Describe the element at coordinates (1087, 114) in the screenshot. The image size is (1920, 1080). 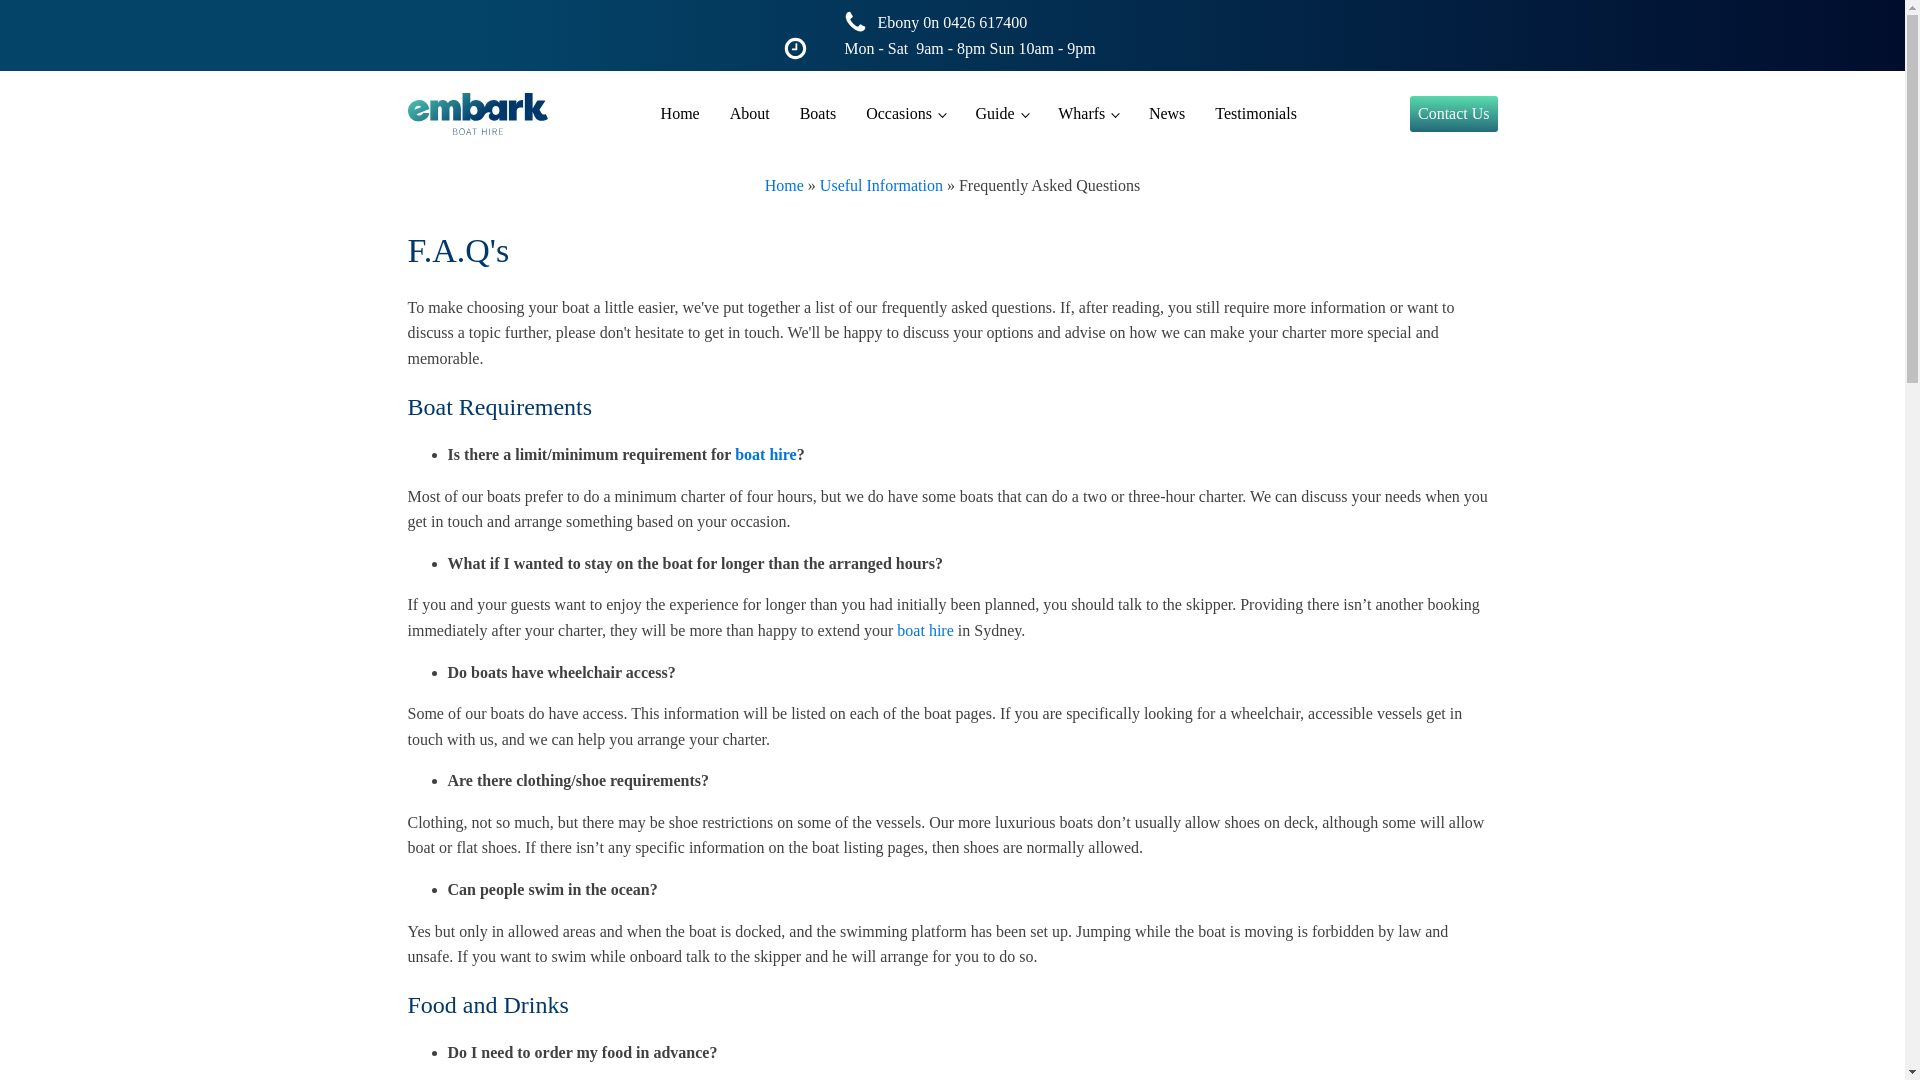
I see `'Wharfs'` at that location.